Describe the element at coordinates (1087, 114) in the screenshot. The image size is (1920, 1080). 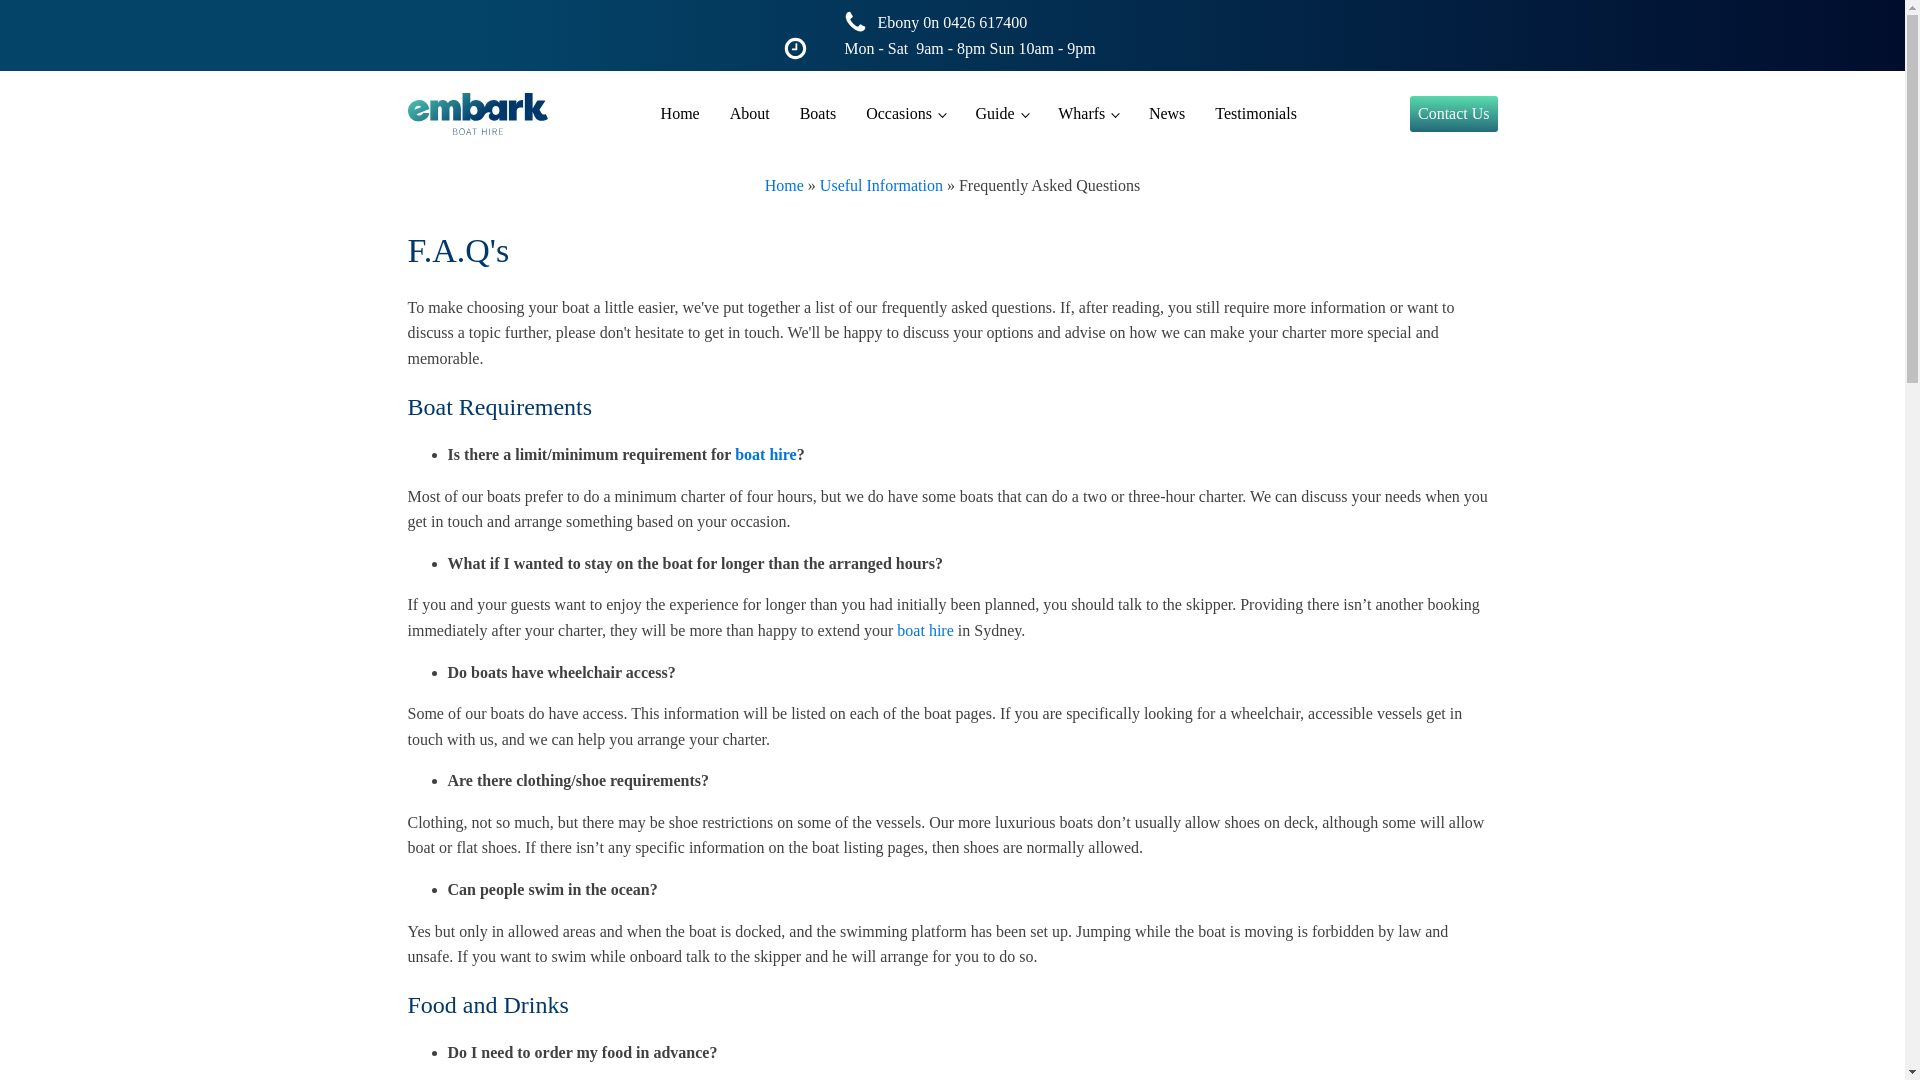
I see `'Wharfs'` at that location.